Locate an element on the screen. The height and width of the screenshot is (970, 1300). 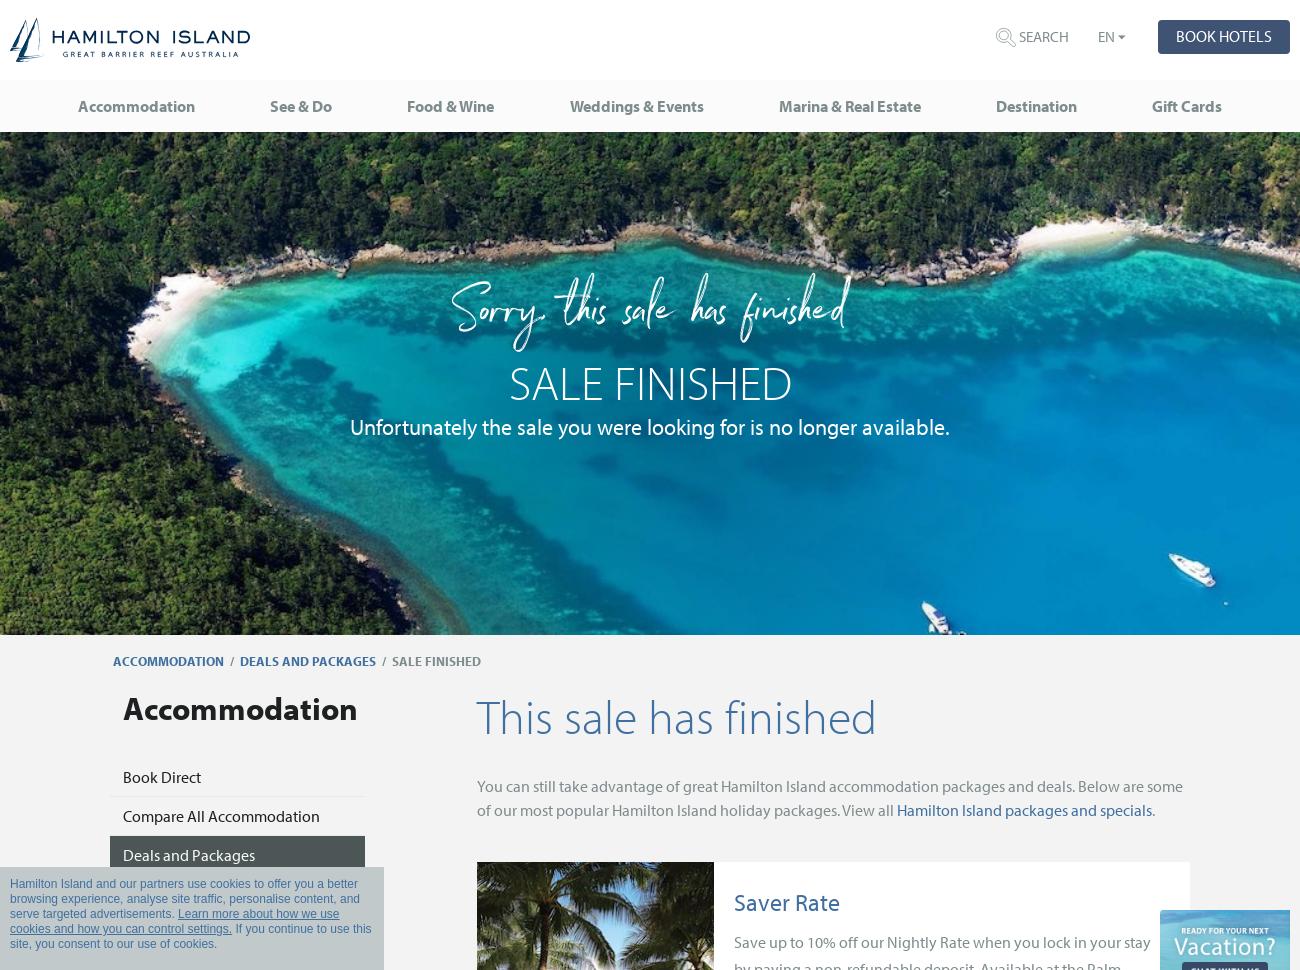
'Search' is located at coordinates (1042, 35).